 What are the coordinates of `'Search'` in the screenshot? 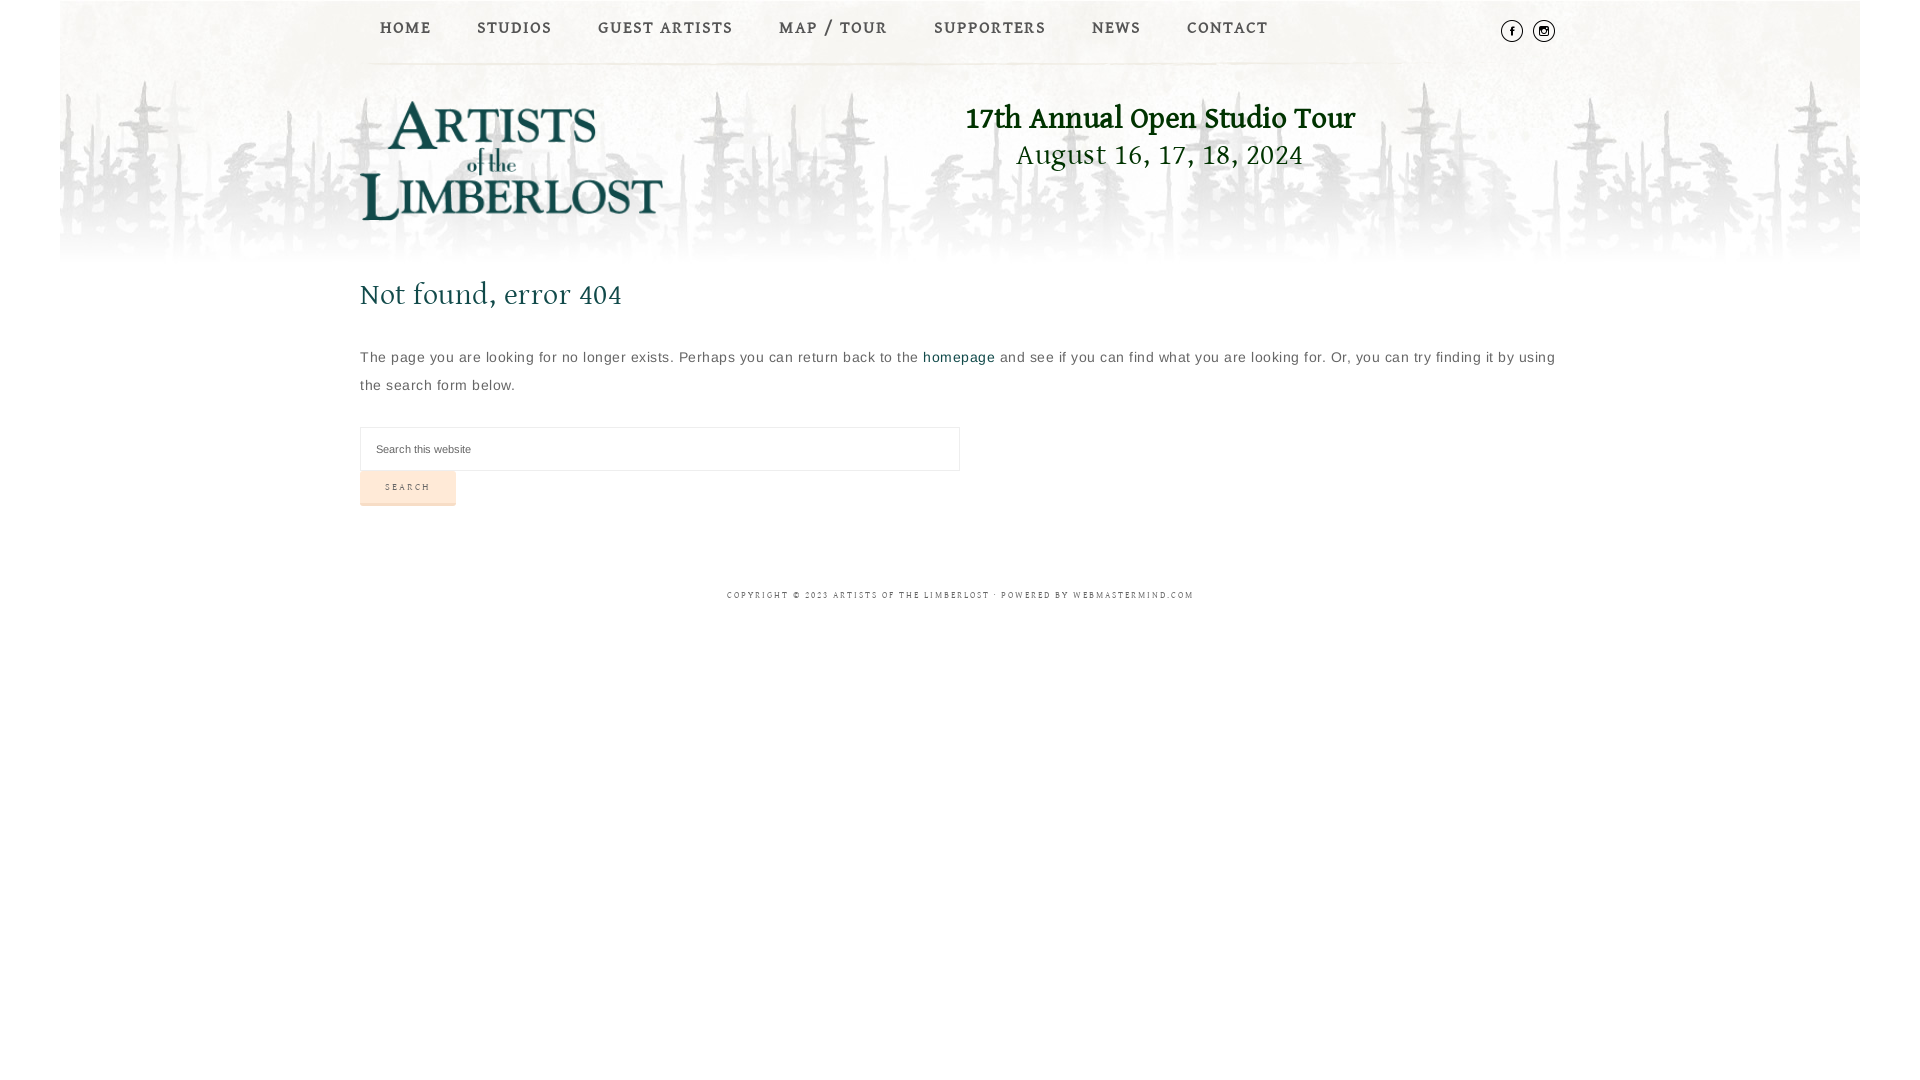 It's located at (407, 488).